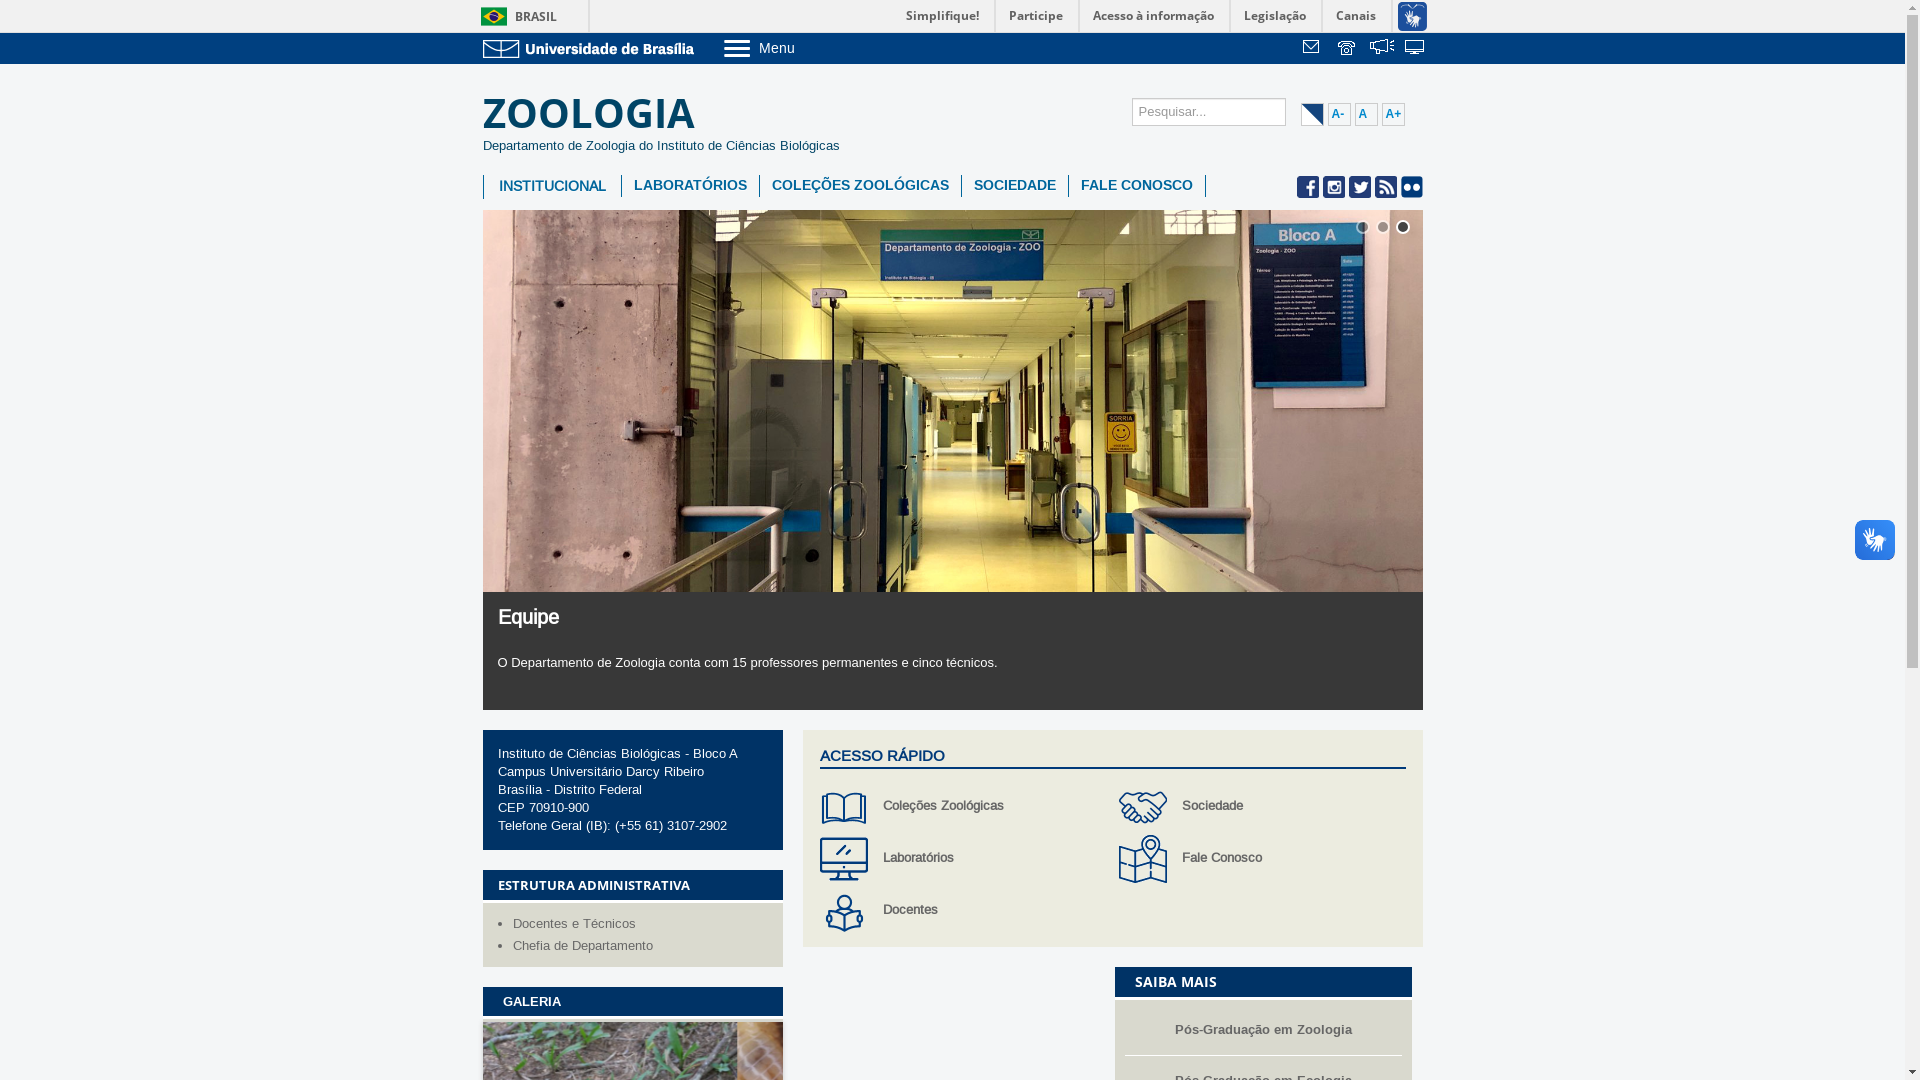 The image size is (1920, 1080). I want to click on 'BRASIL', so click(514, 16).